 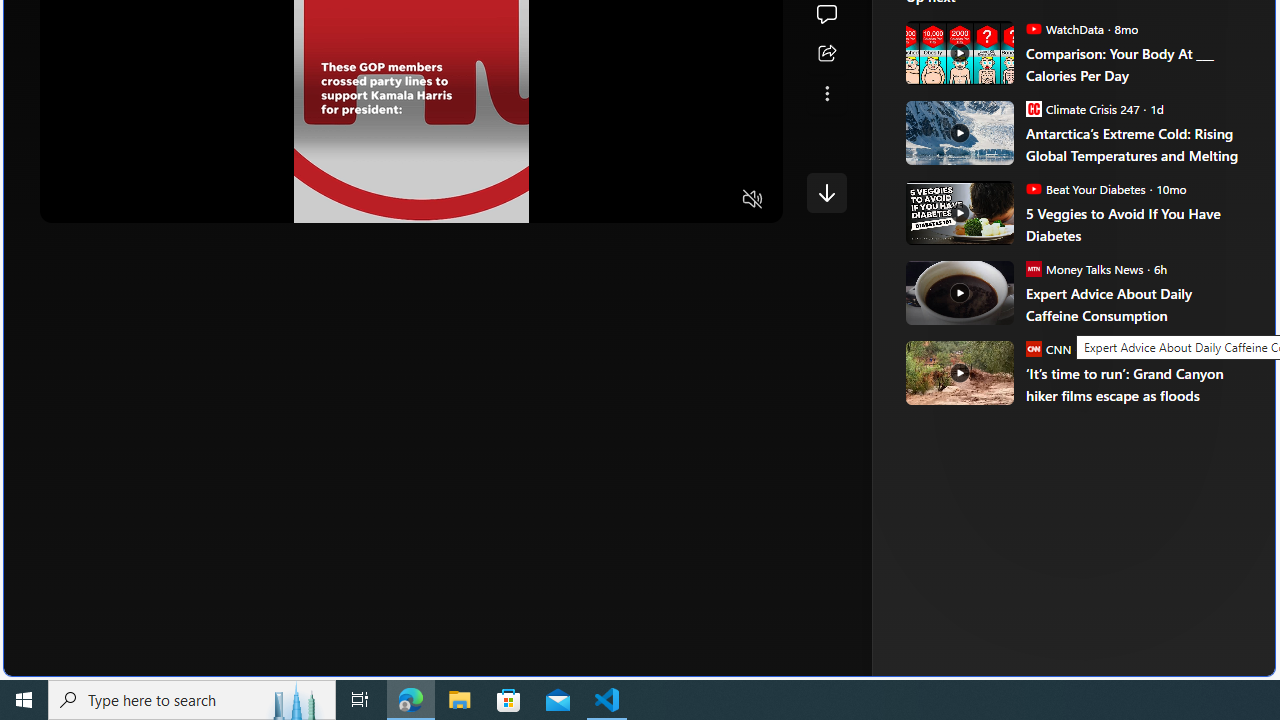 I want to click on 'Comparison: Your Body At ___ Calories Per Day', so click(x=1136, y=63).